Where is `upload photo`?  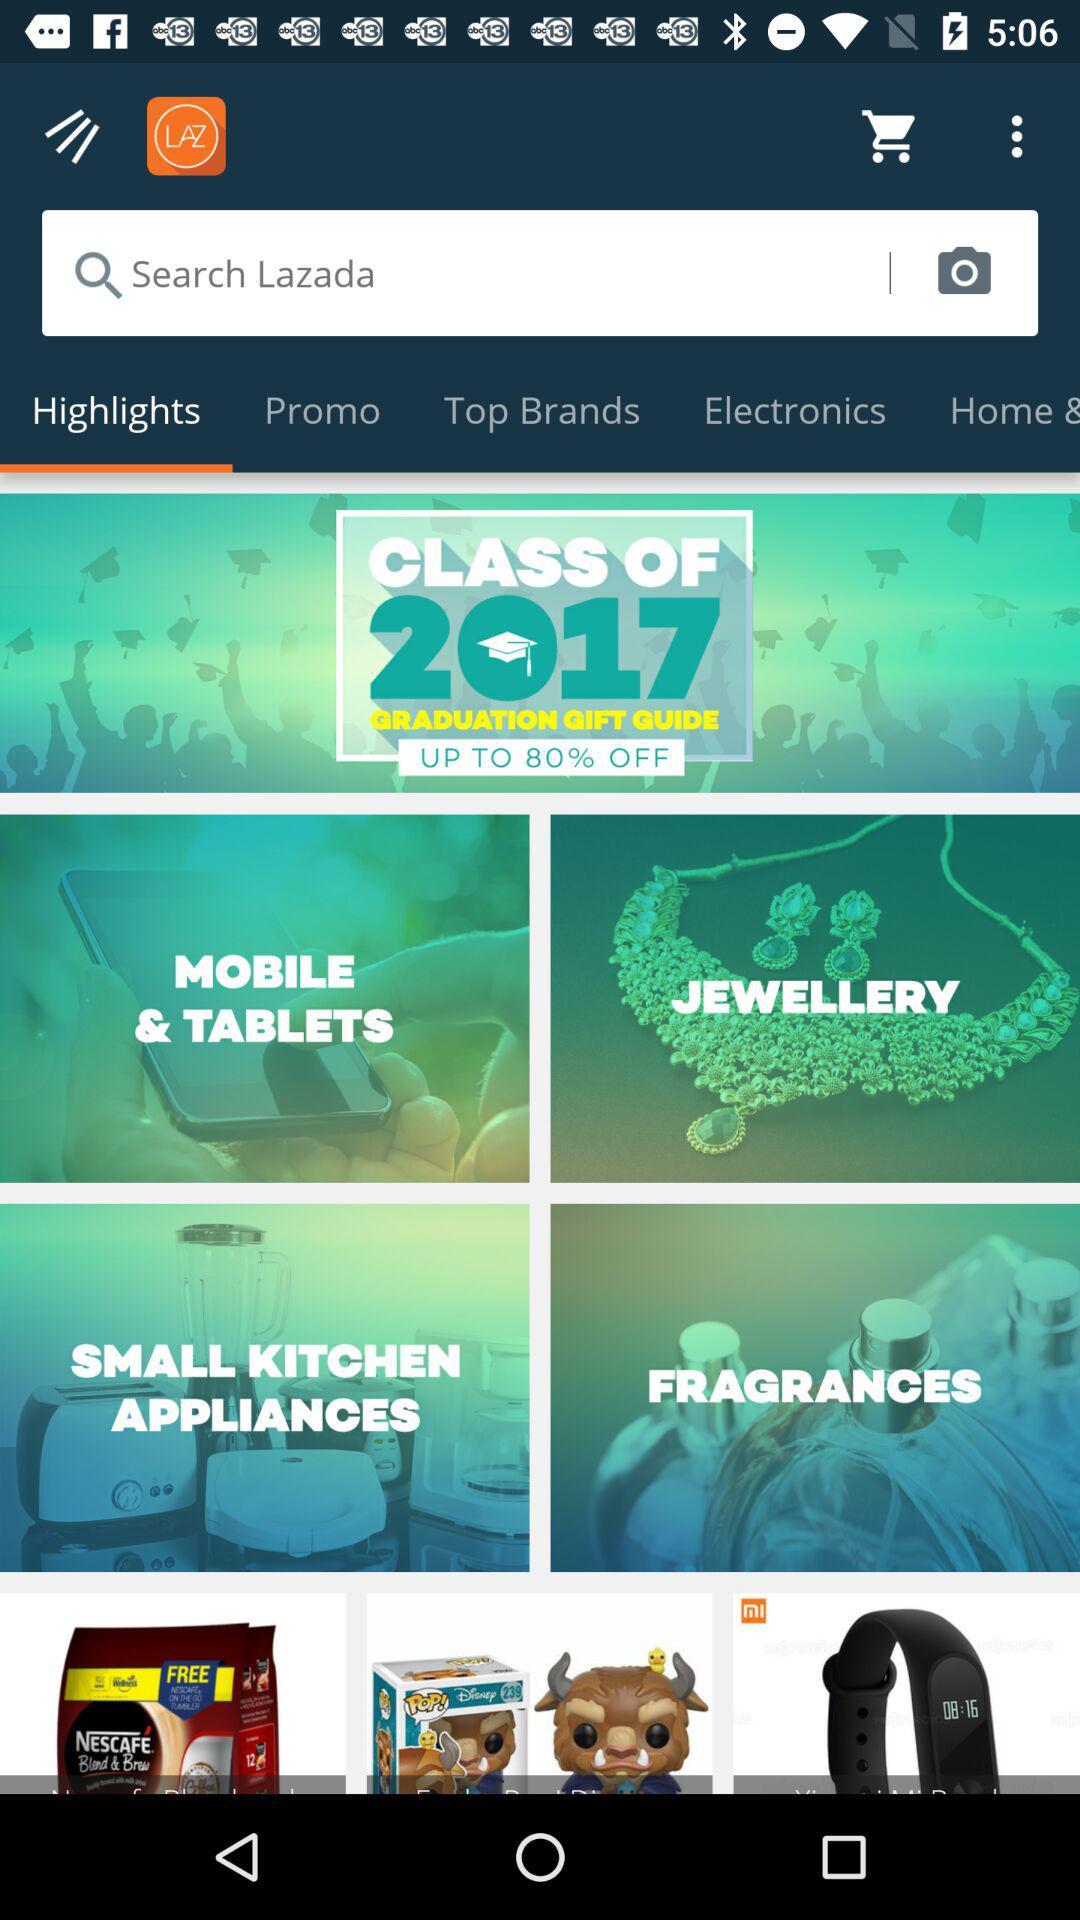 upload photo is located at coordinates (963, 272).